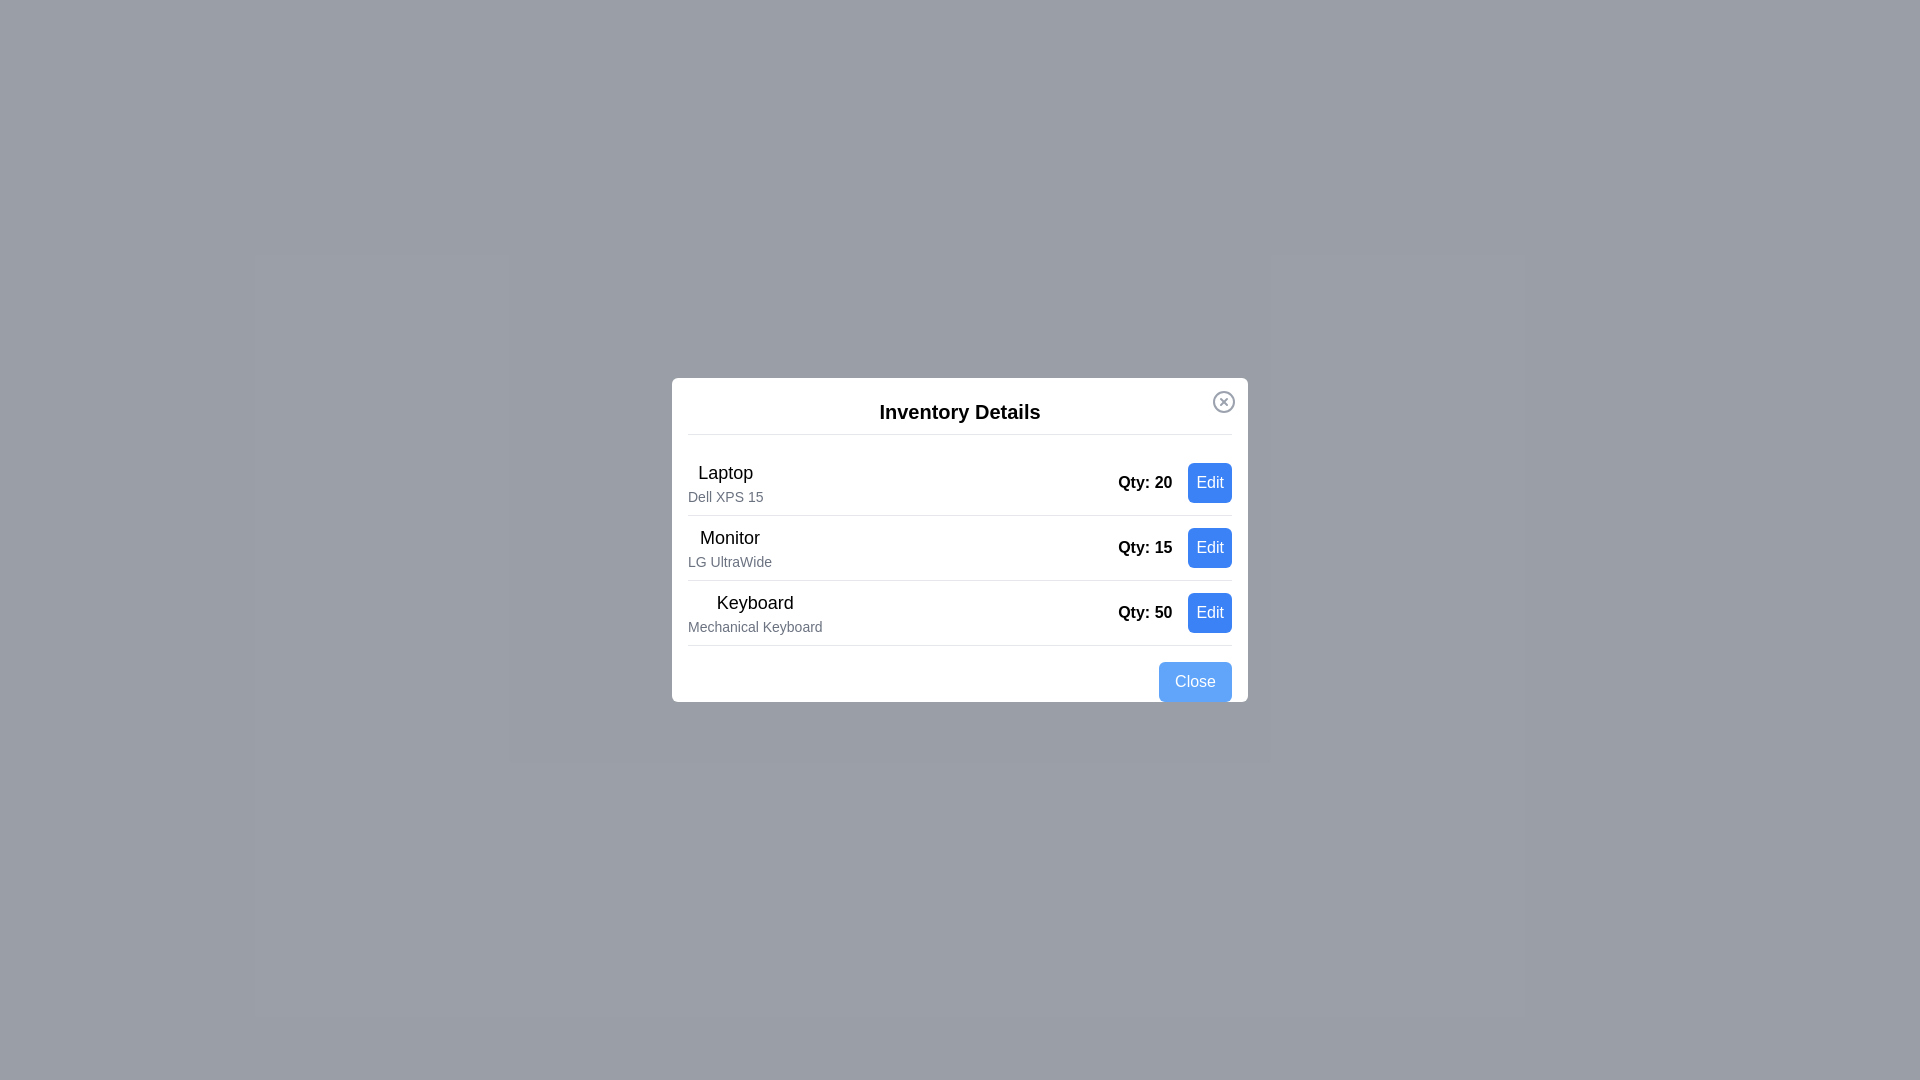  I want to click on the 'Close' button at the bottom of the dialog to close it, so click(1195, 681).